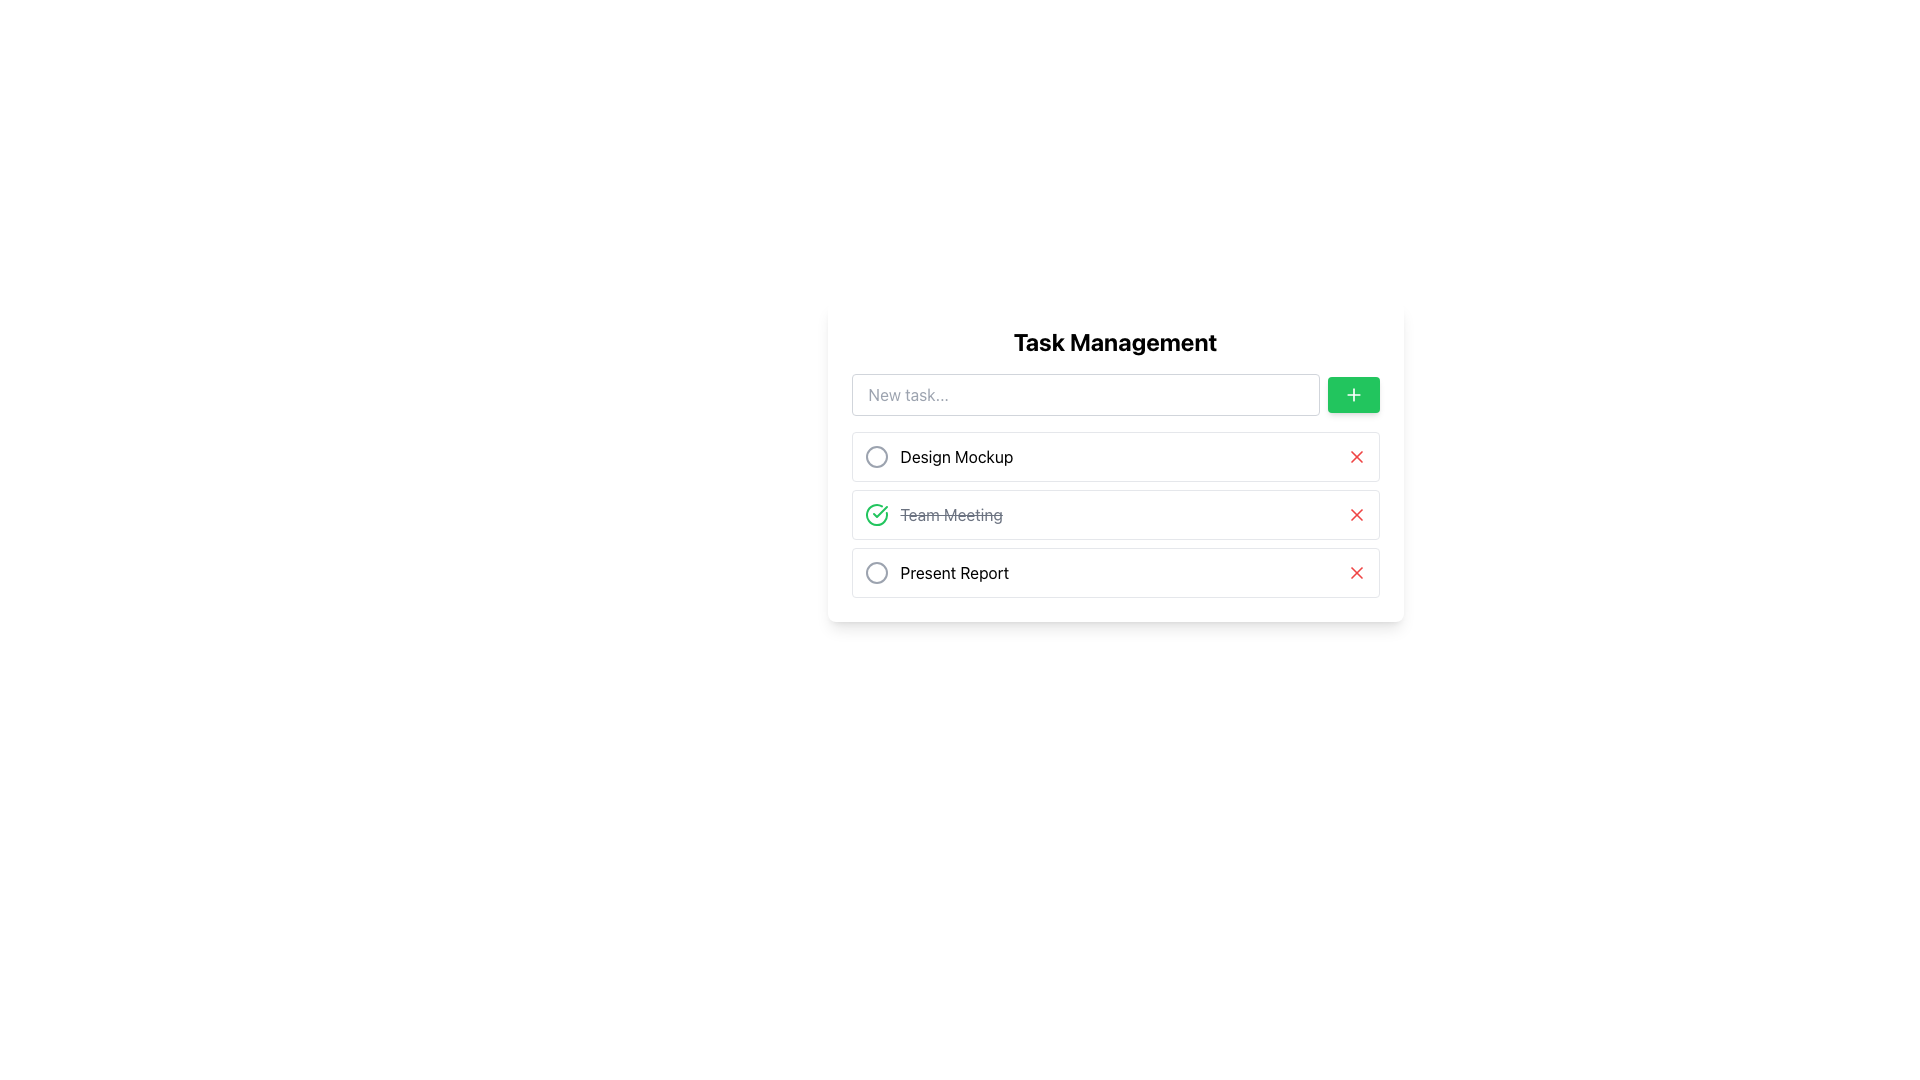 The height and width of the screenshot is (1080, 1920). What do you see at coordinates (953, 573) in the screenshot?
I see `title of the task labeled 'Present Report', which is the third item in the task list below 'Team Meeting'` at bounding box center [953, 573].